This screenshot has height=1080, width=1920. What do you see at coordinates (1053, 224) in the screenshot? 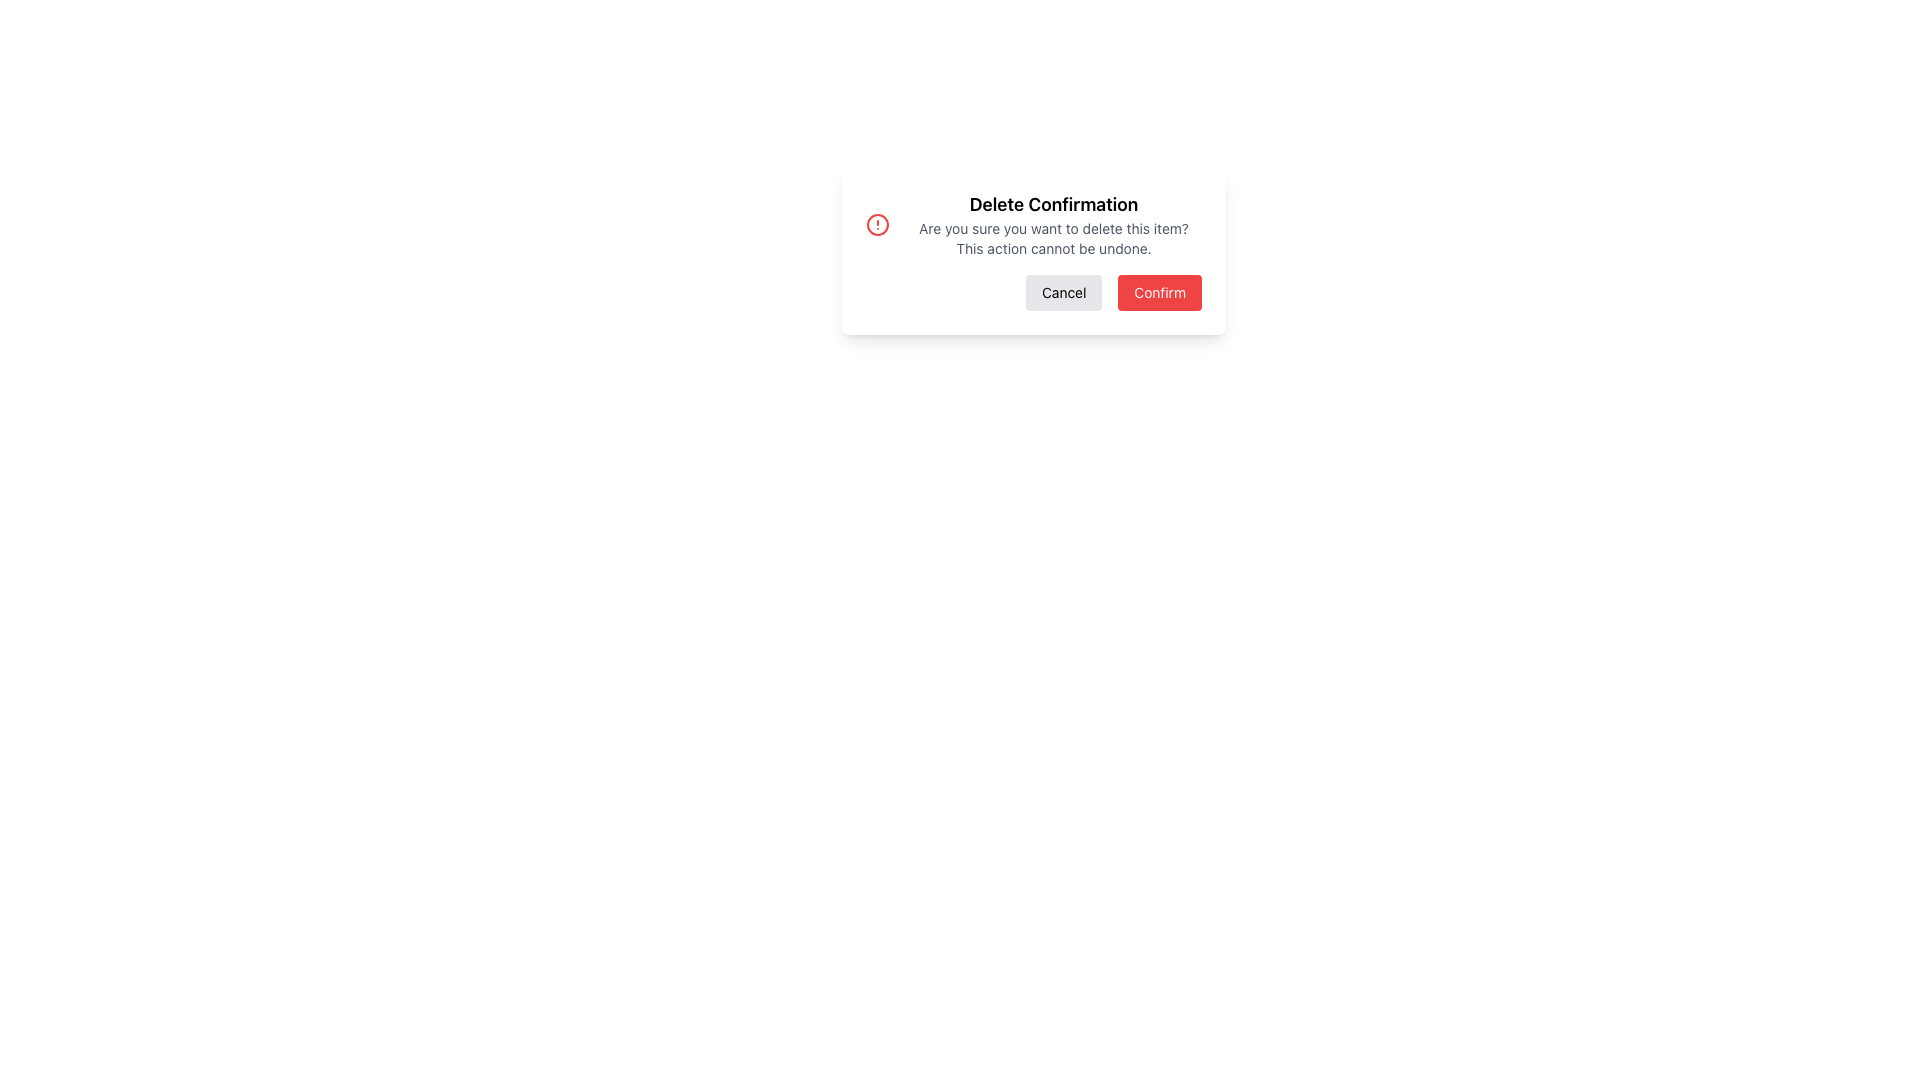
I see `the static text content that confirms user awareness of the consequences of deleting an item, located in the modal dialog box above the 'Cancel' and 'Confirm' buttons` at bounding box center [1053, 224].